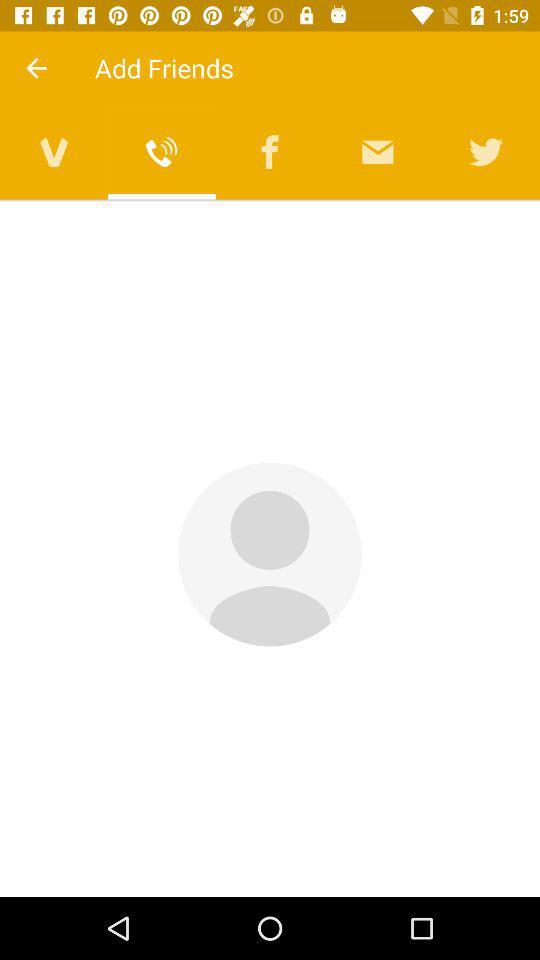 This screenshot has height=960, width=540. I want to click on friends from facebook, so click(270, 151).